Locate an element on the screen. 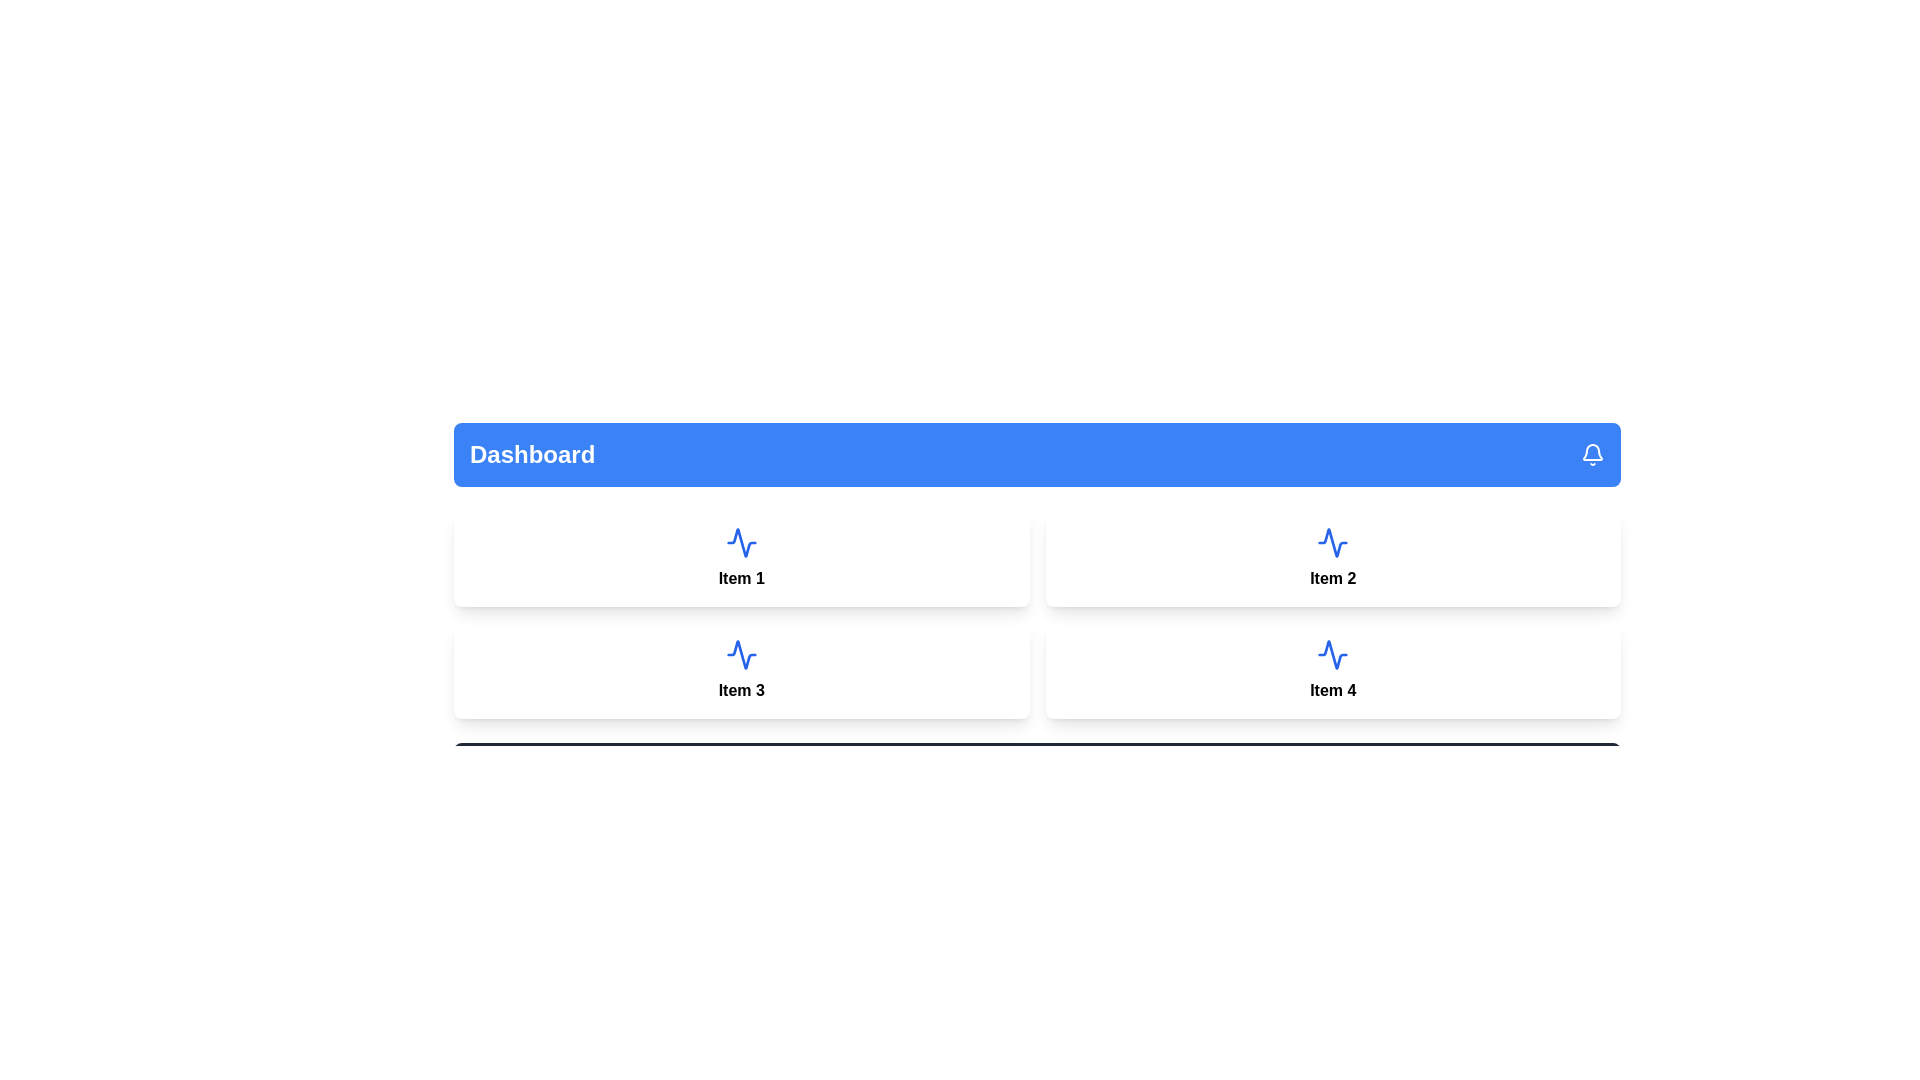  the Card displaying information or a feature associated with 'Item 4' located at the bottom-right corner of the grid layout is located at coordinates (1333, 671).